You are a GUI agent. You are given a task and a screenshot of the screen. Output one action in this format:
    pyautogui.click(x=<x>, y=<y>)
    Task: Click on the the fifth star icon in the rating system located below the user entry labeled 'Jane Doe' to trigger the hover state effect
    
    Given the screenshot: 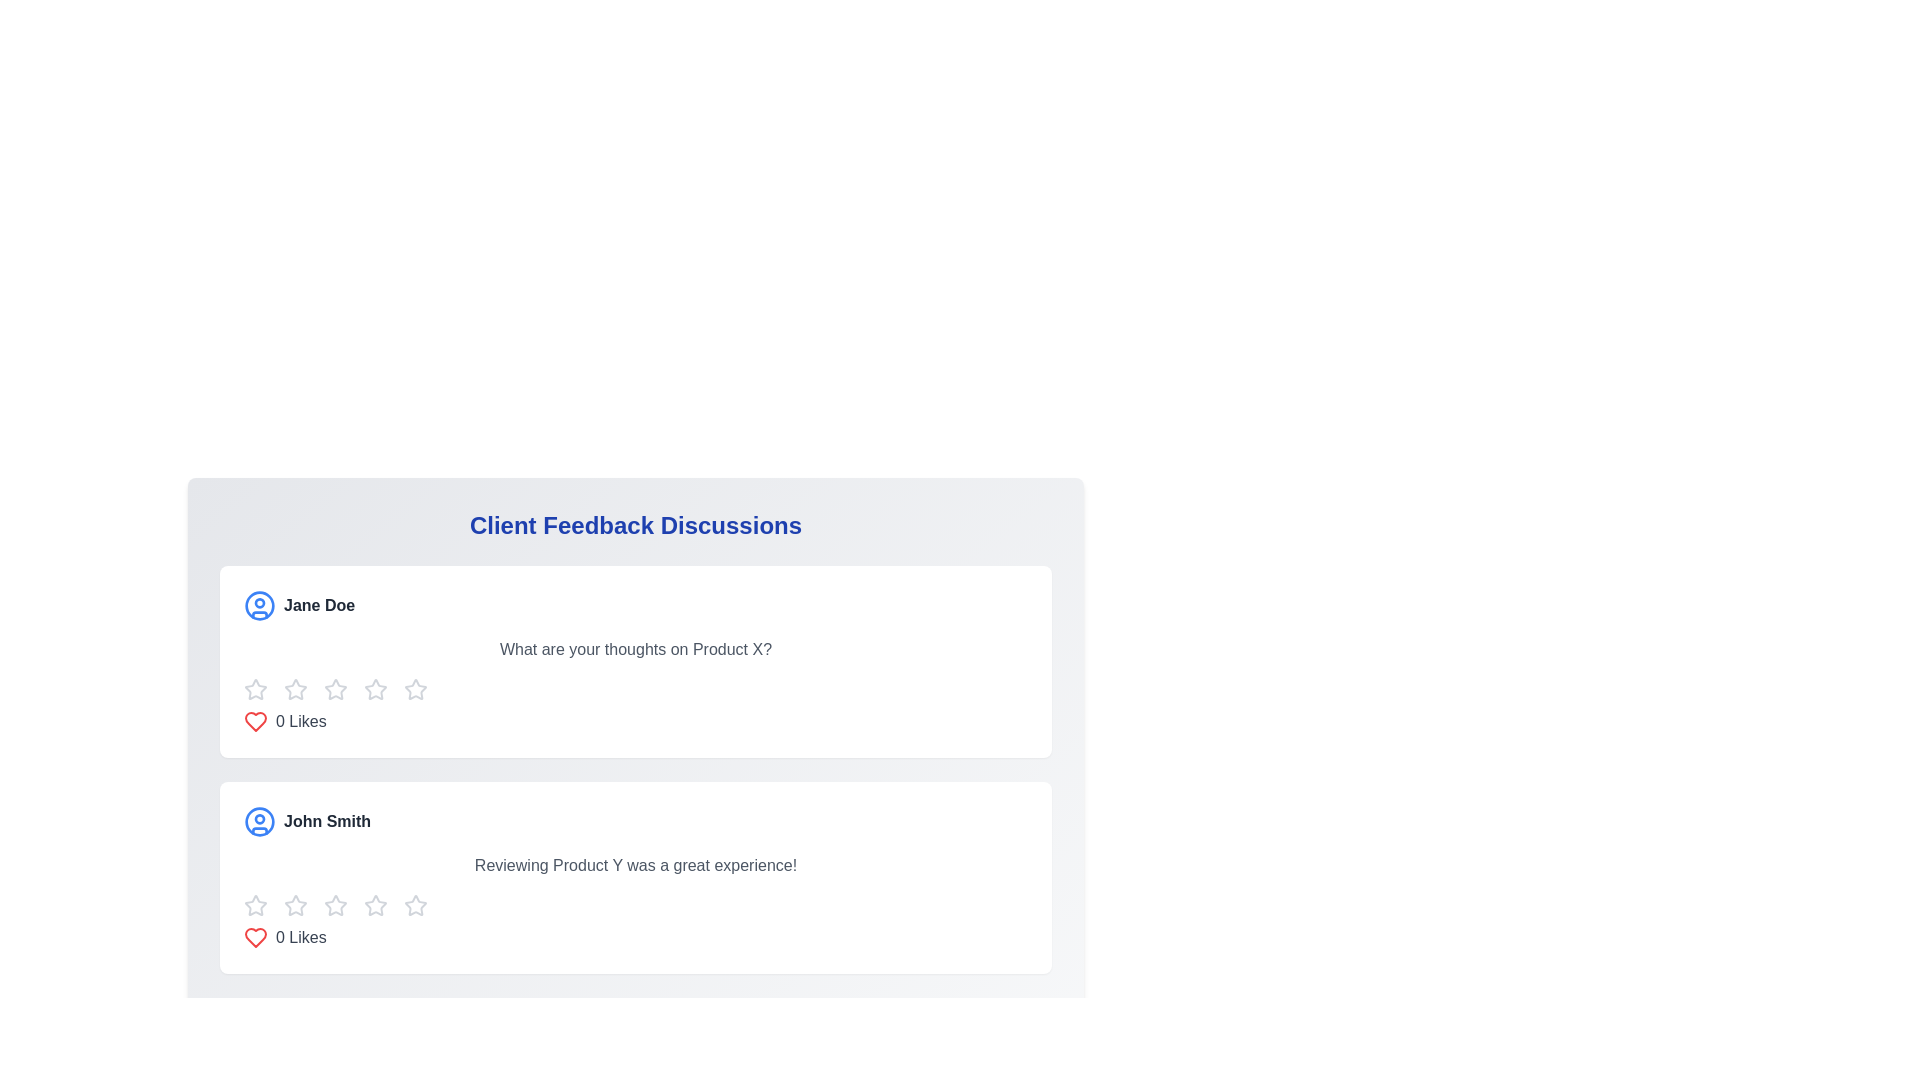 What is the action you would take?
    pyautogui.click(x=415, y=689)
    